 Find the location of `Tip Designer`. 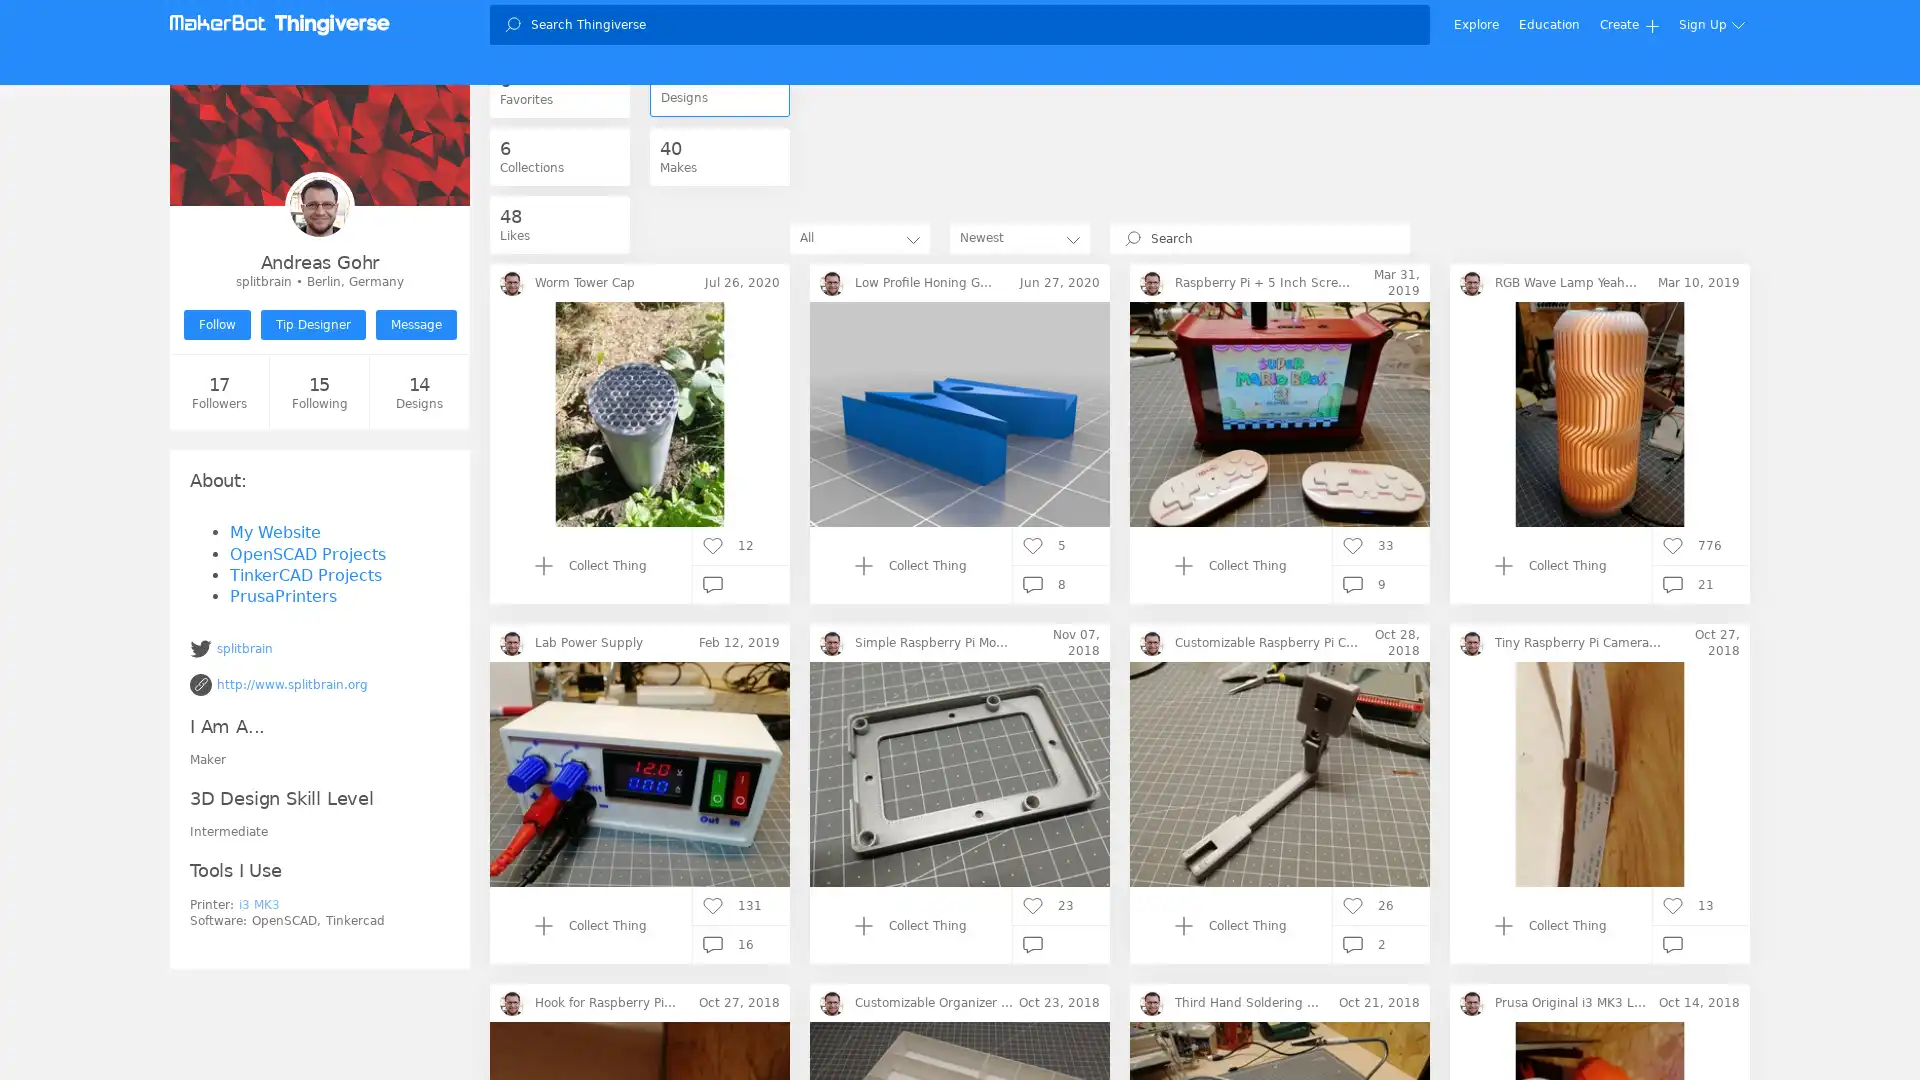

Tip Designer is located at coordinates (311, 323).